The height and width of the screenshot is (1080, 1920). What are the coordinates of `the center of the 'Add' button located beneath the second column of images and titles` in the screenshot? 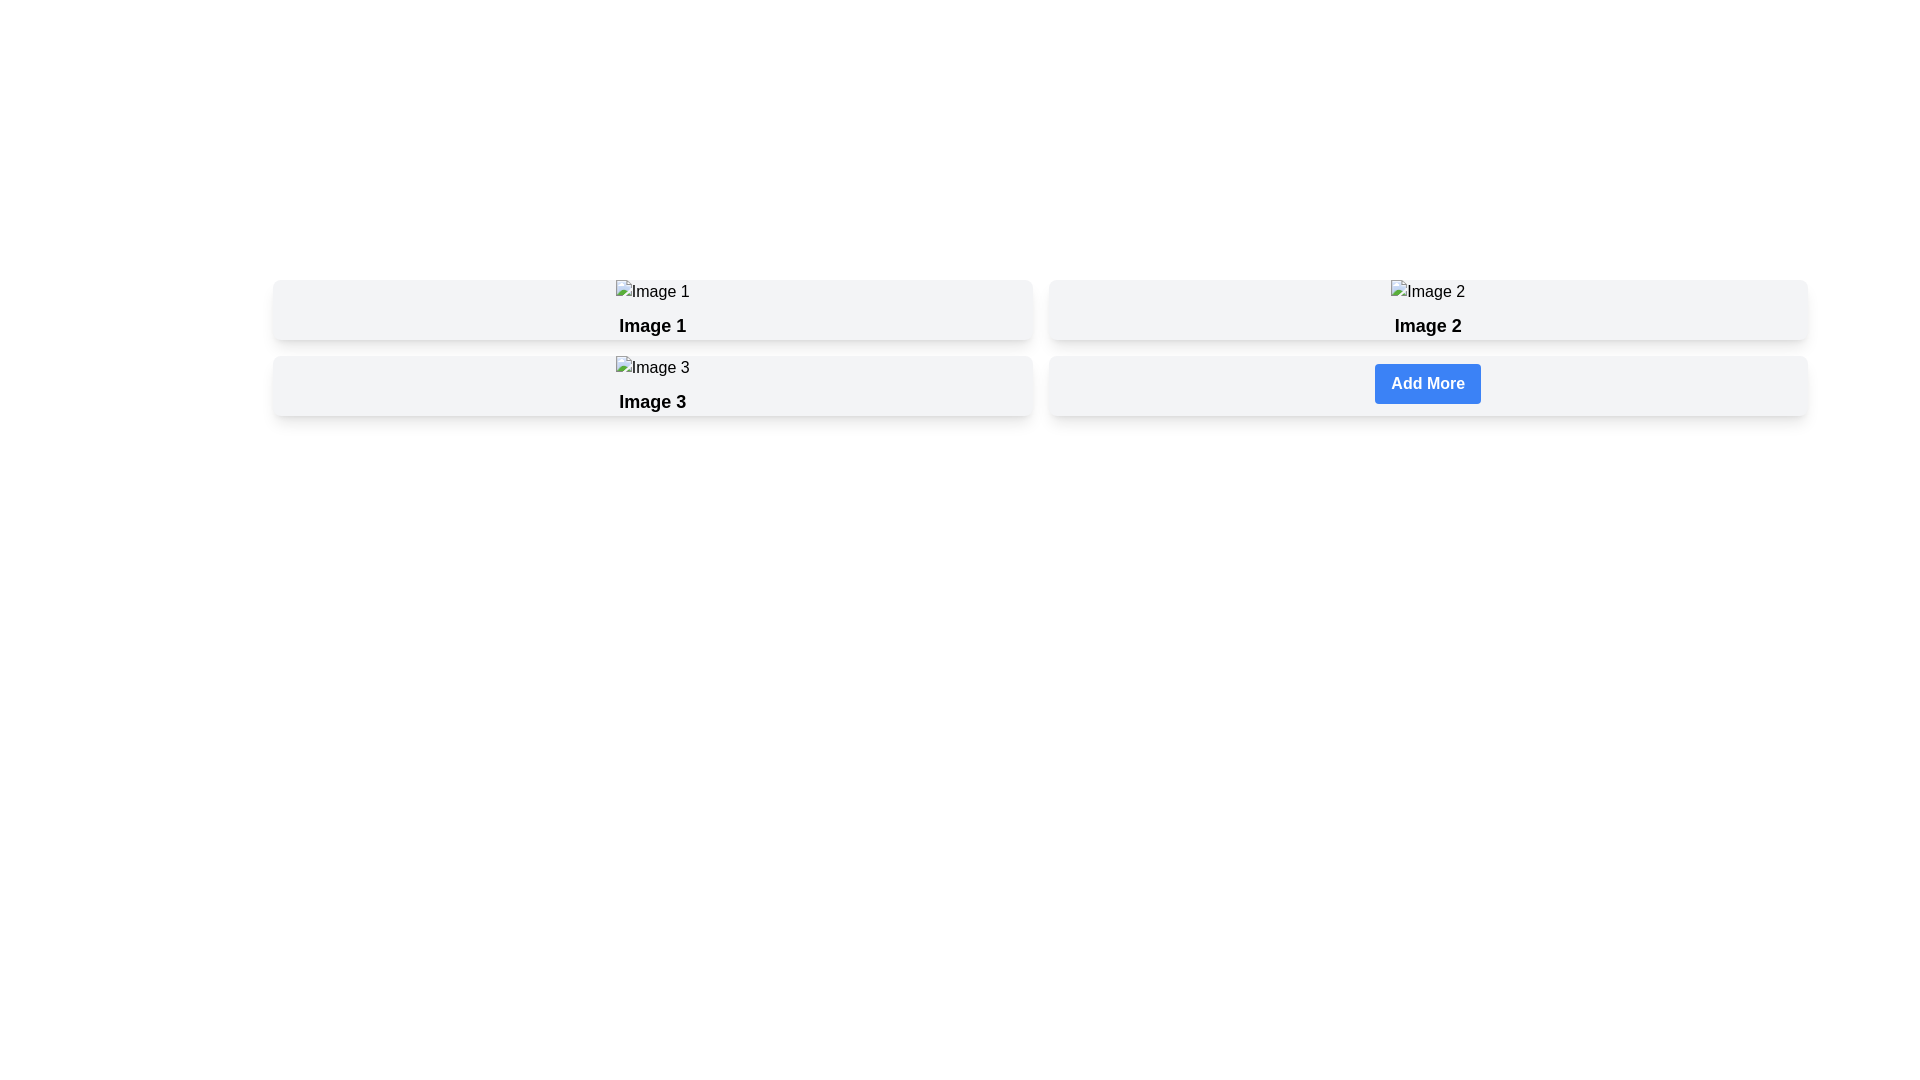 It's located at (1427, 384).